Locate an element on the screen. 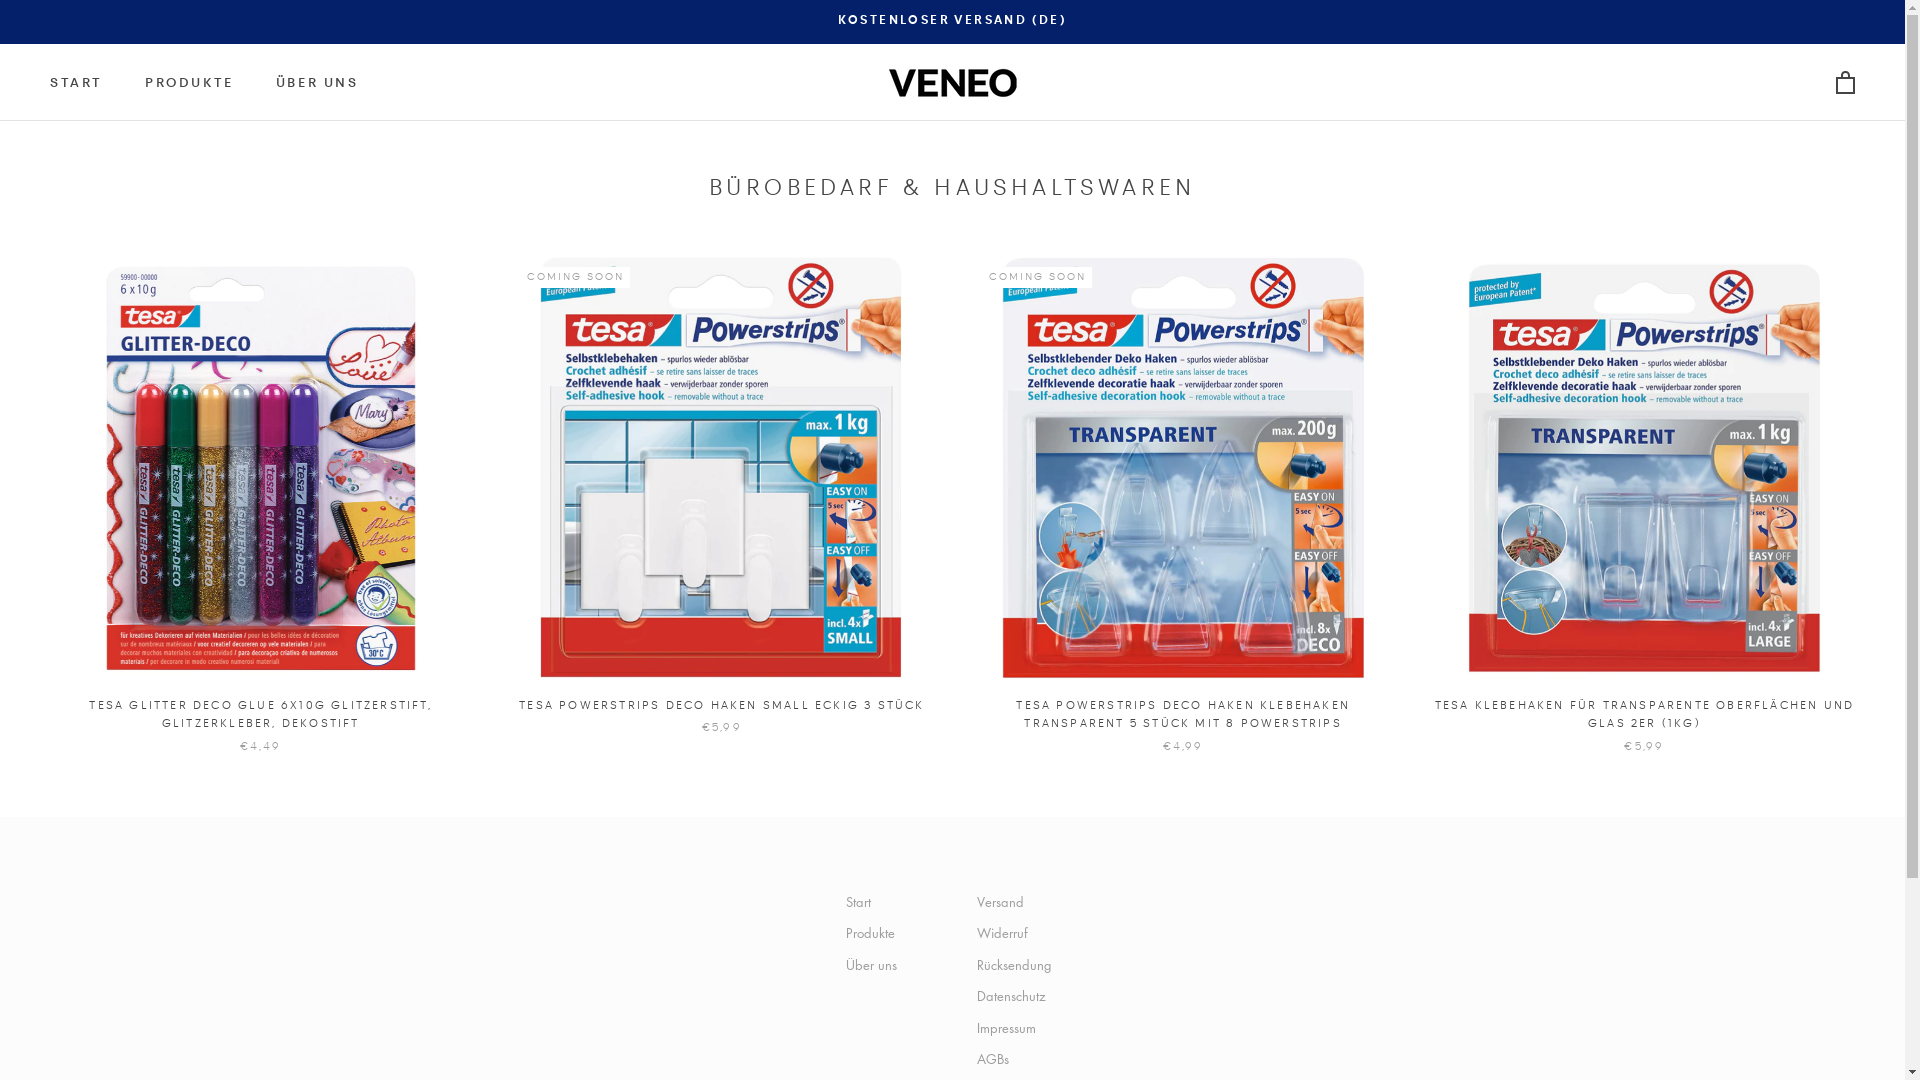 The image size is (1920, 1080). 'START is located at coordinates (49, 82).